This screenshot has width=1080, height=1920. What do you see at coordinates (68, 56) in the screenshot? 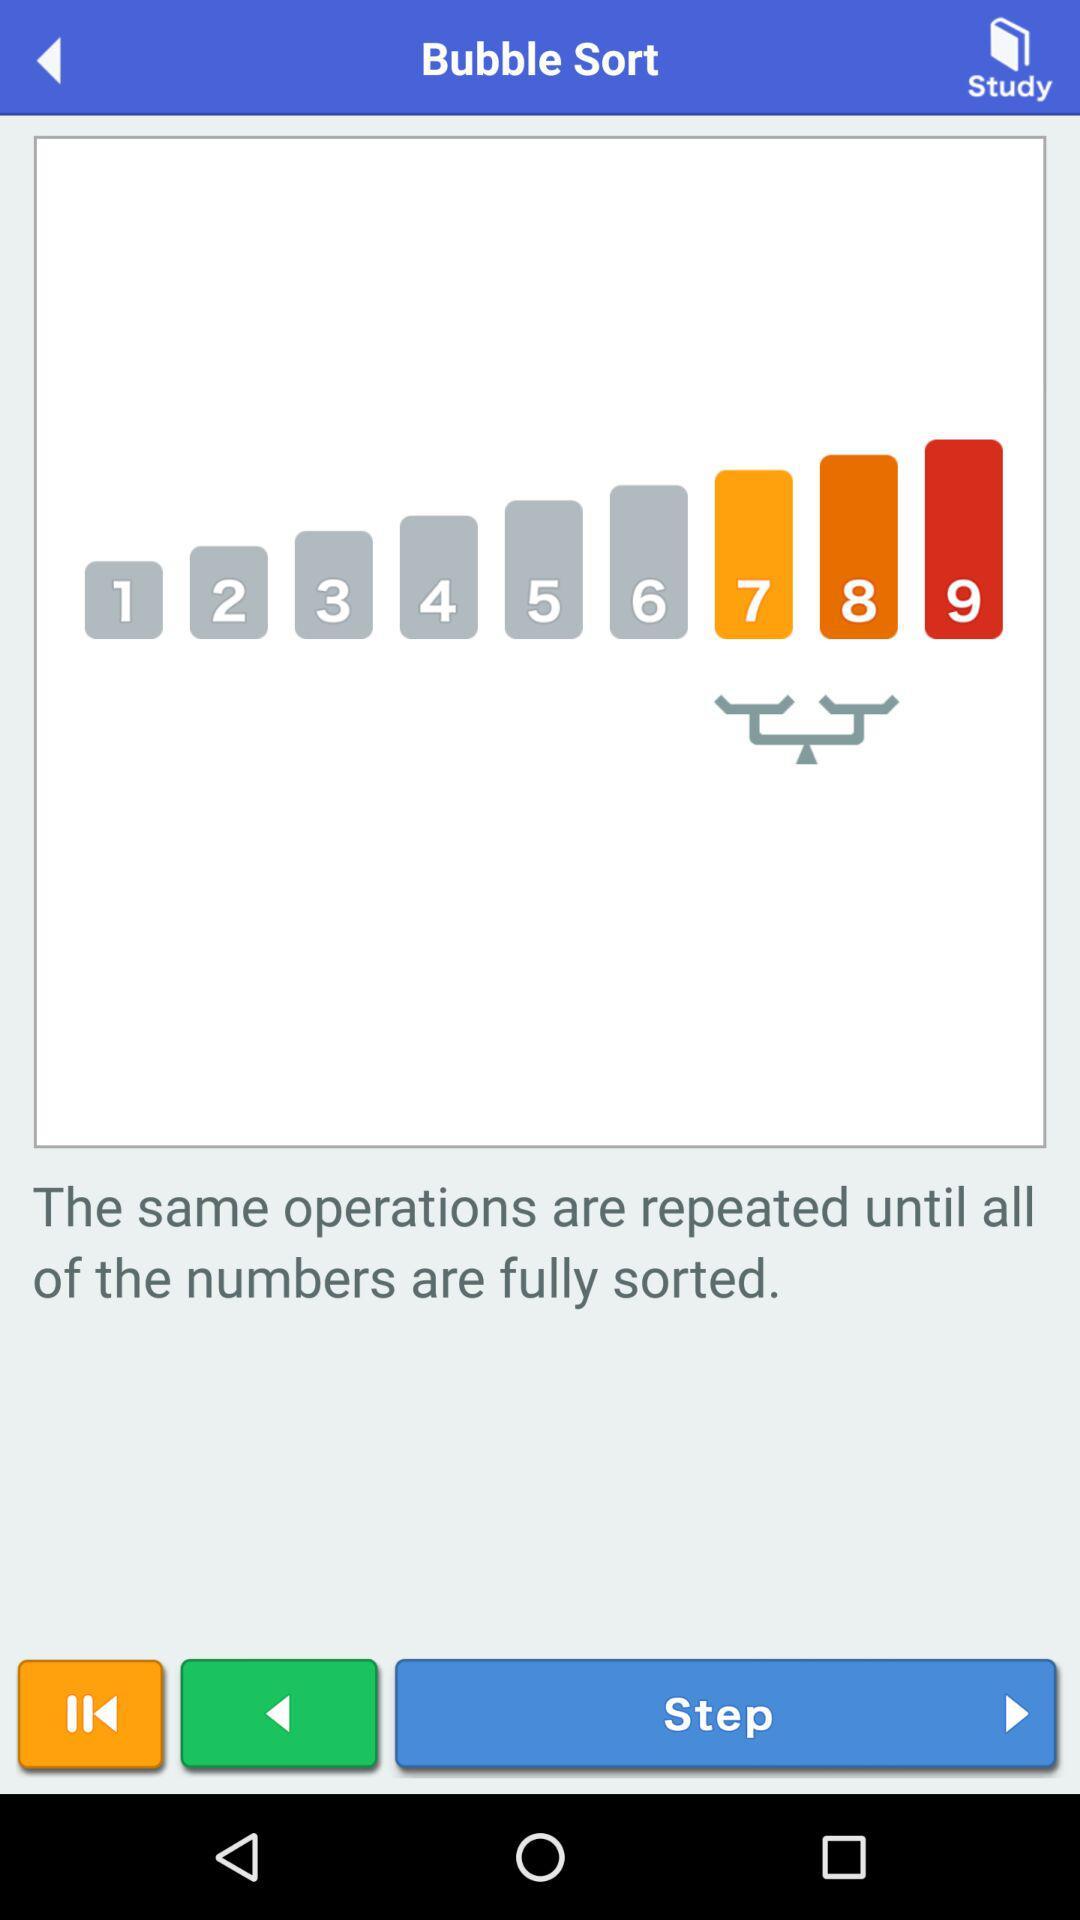
I see `item next to bubble sort item` at bounding box center [68, 56].